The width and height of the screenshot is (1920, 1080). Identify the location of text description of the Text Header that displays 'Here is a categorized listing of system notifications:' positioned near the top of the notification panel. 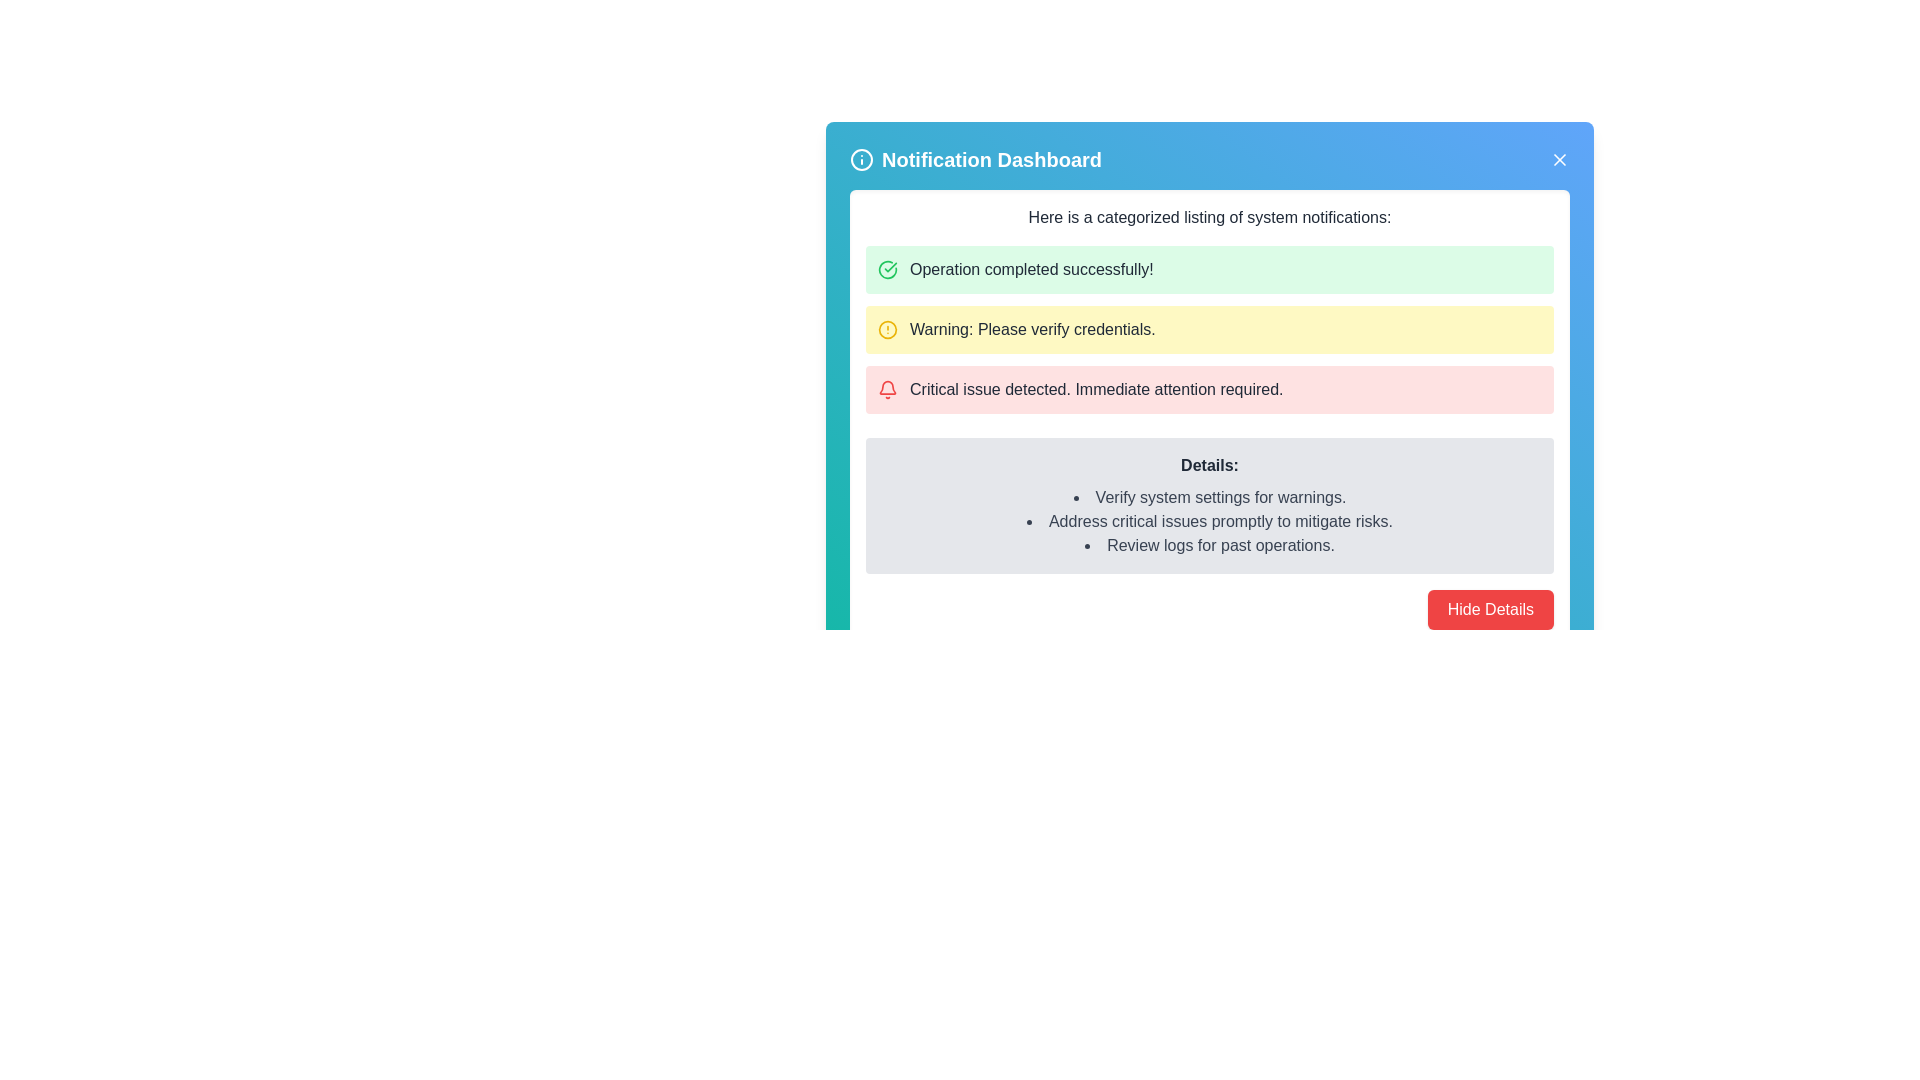
(1208, 218).